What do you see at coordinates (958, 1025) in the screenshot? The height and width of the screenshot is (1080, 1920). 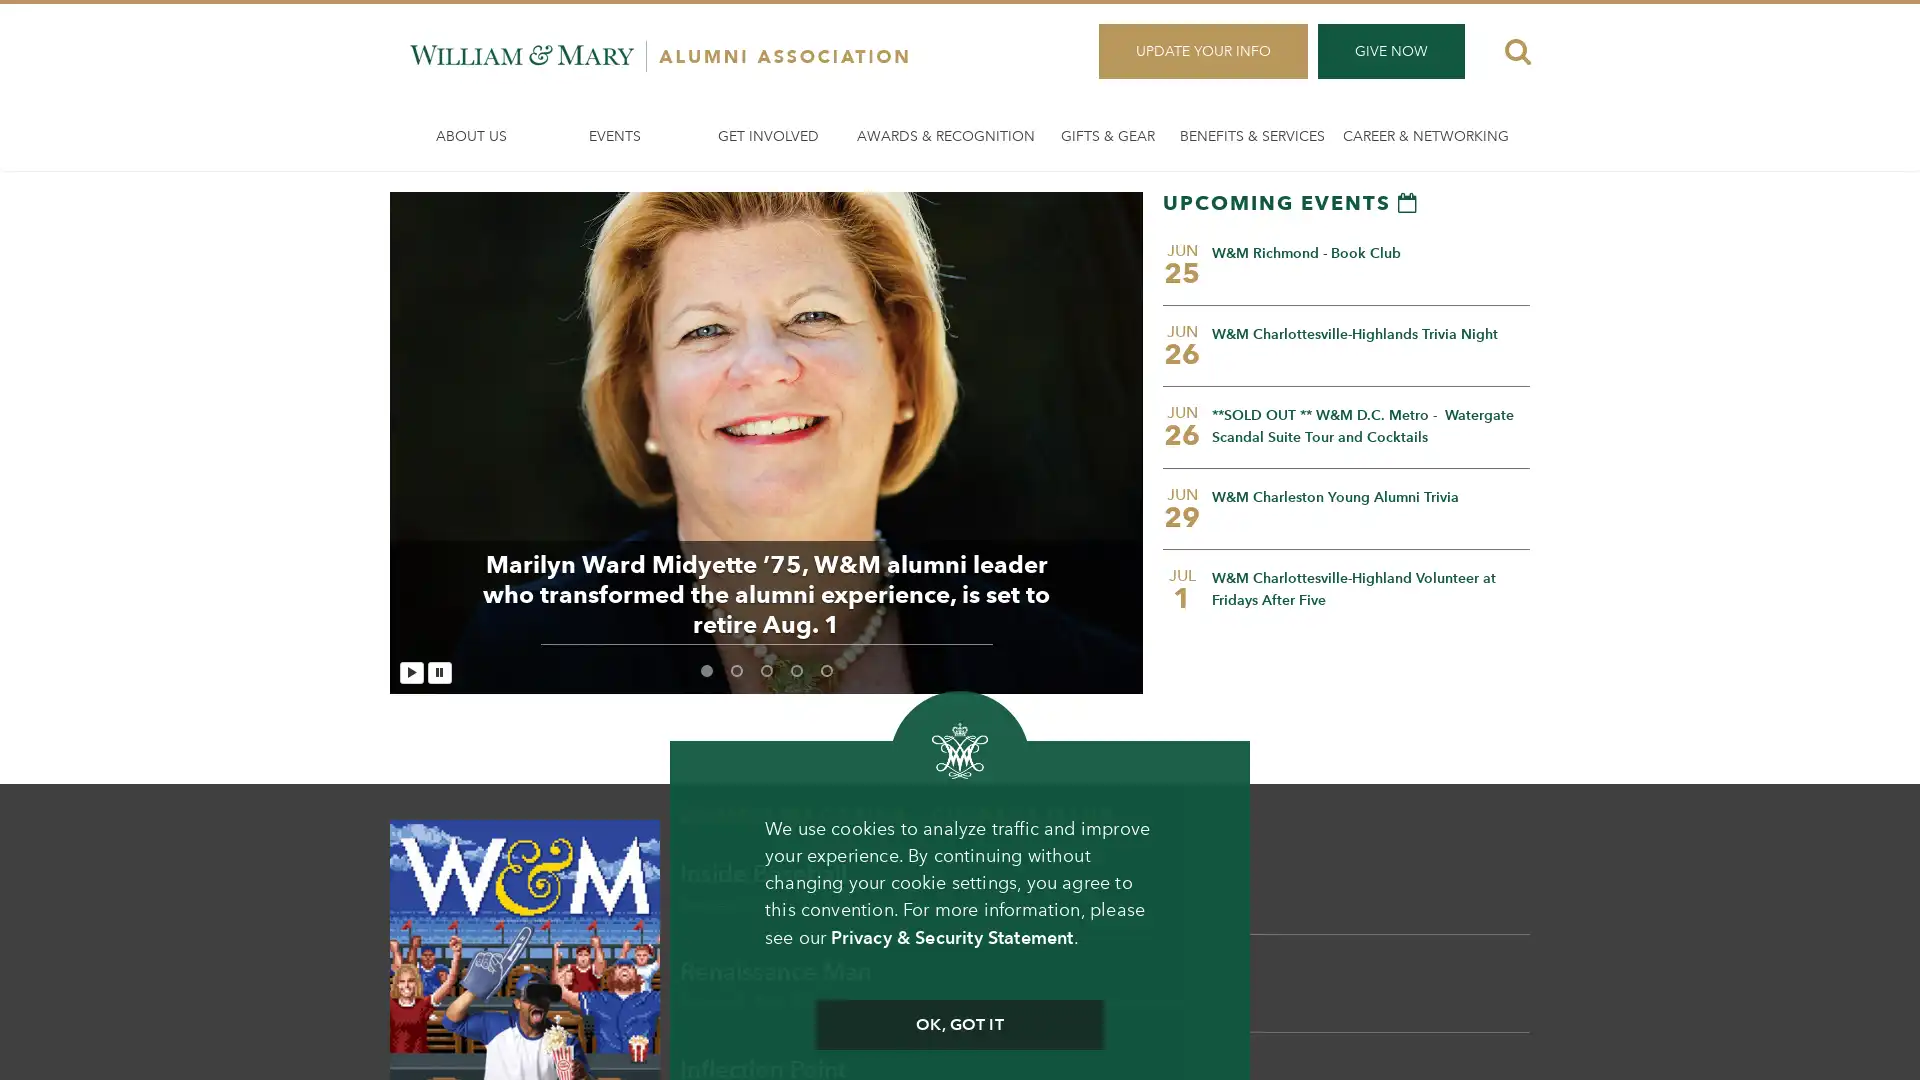 I see `OK, GOT IT` at bounding box center [958, 1025].